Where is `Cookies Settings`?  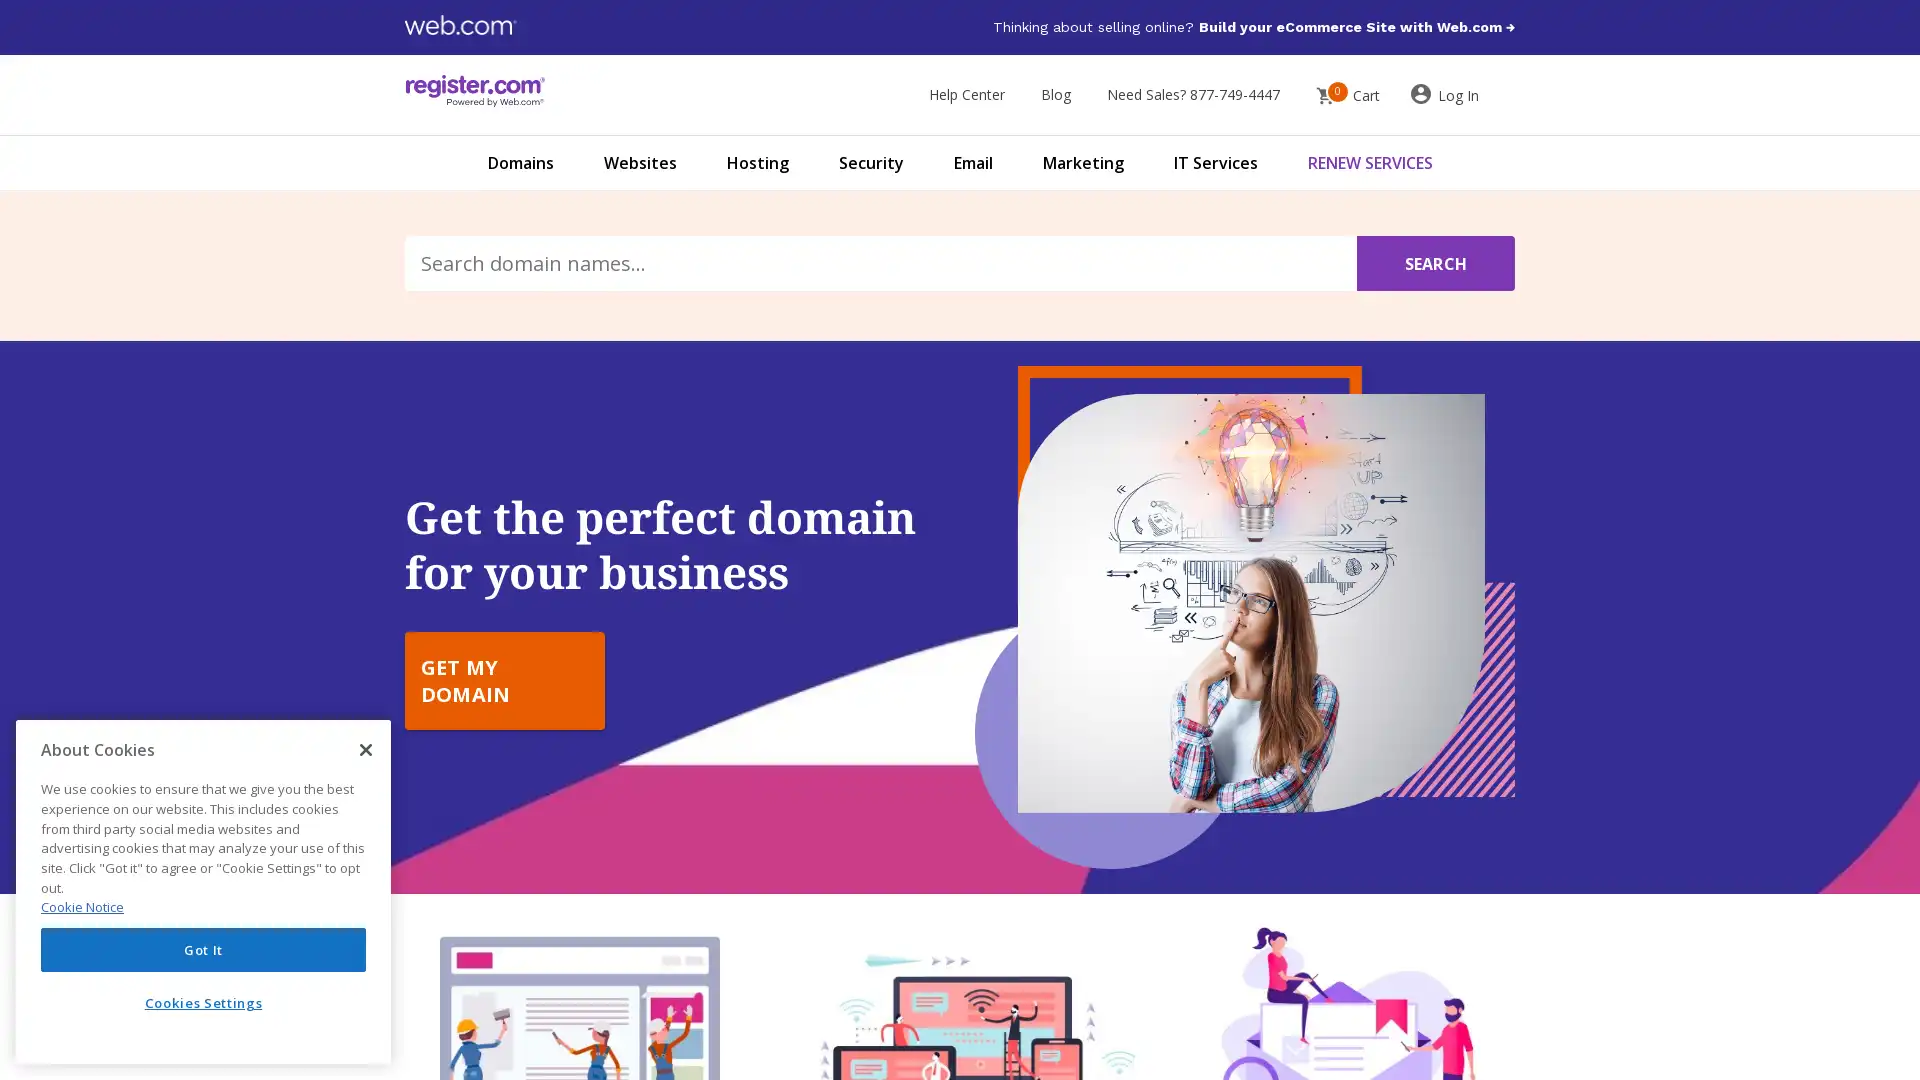 Cookies Settings is located at coordinates (203, 1002).